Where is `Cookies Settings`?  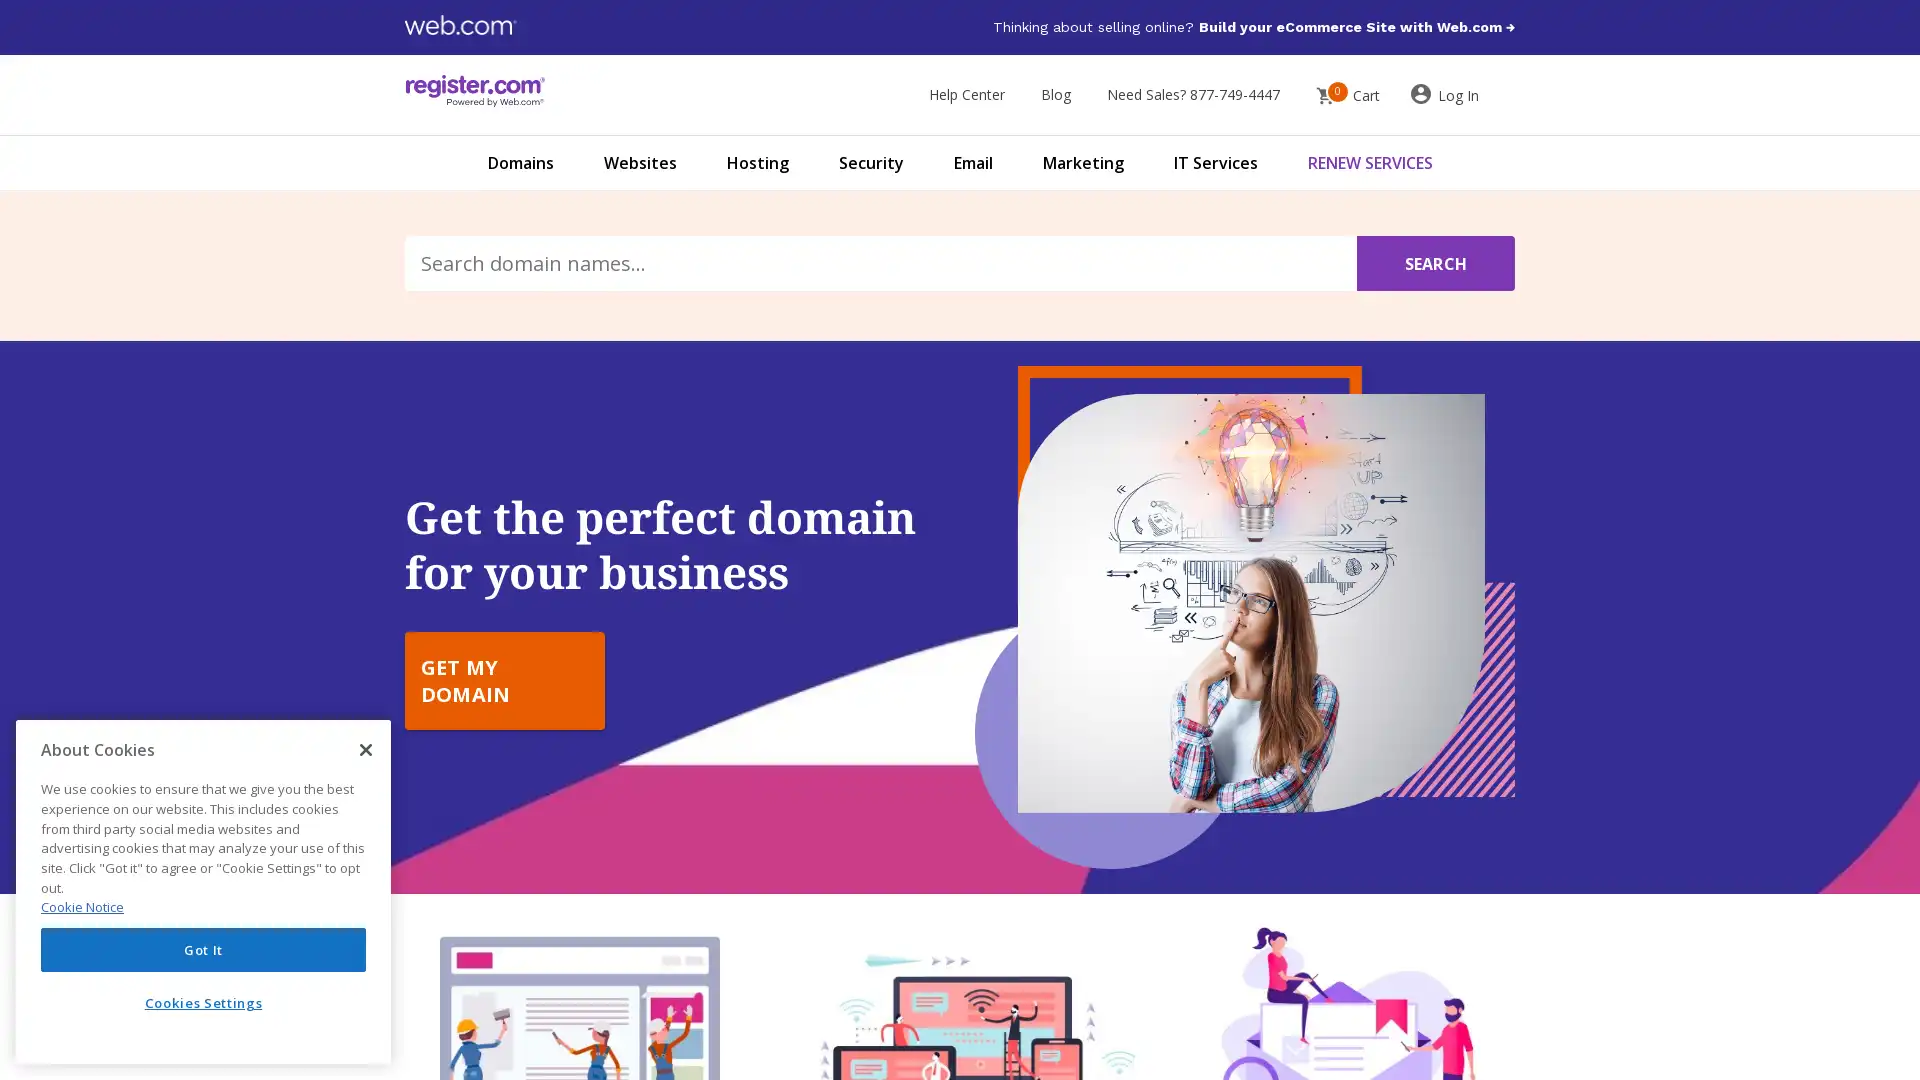 Cookies Settings is located at coordinates (203, 1002).